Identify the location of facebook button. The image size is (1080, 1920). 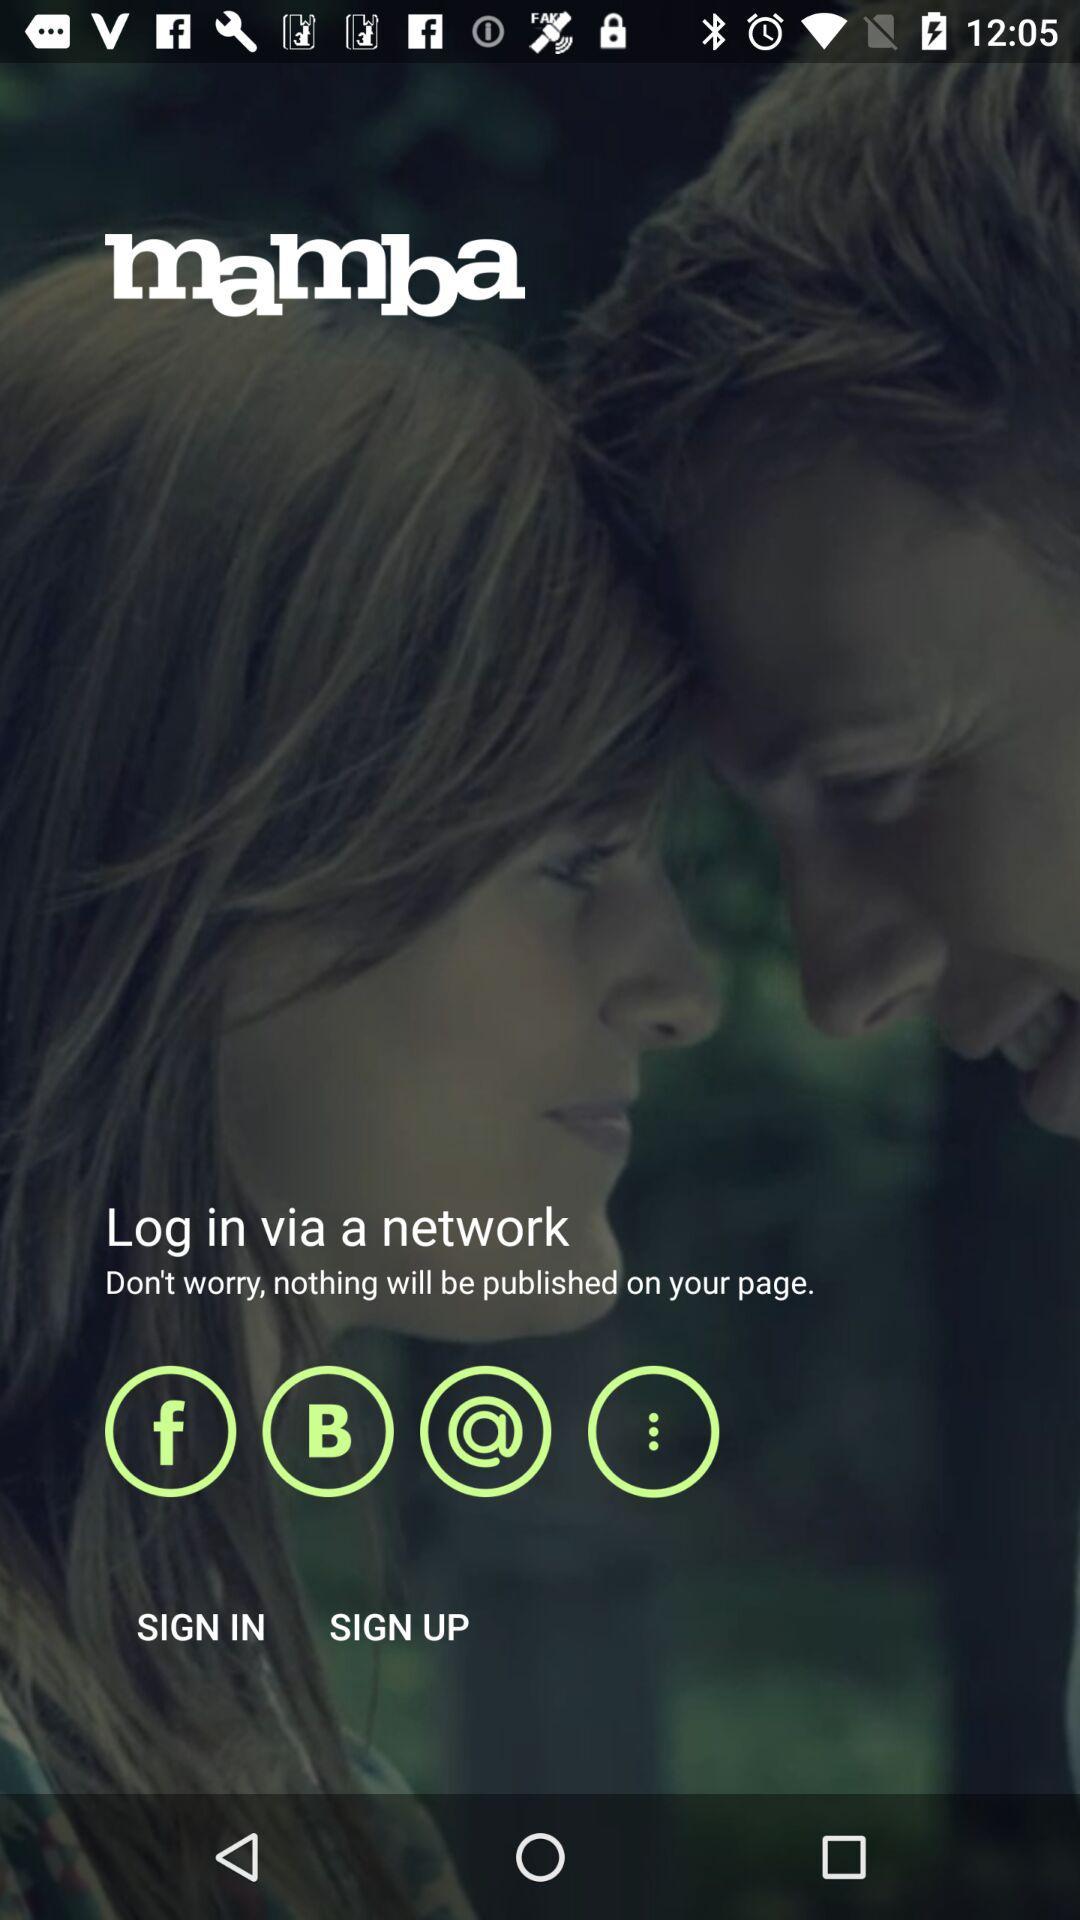
(169, 1430).